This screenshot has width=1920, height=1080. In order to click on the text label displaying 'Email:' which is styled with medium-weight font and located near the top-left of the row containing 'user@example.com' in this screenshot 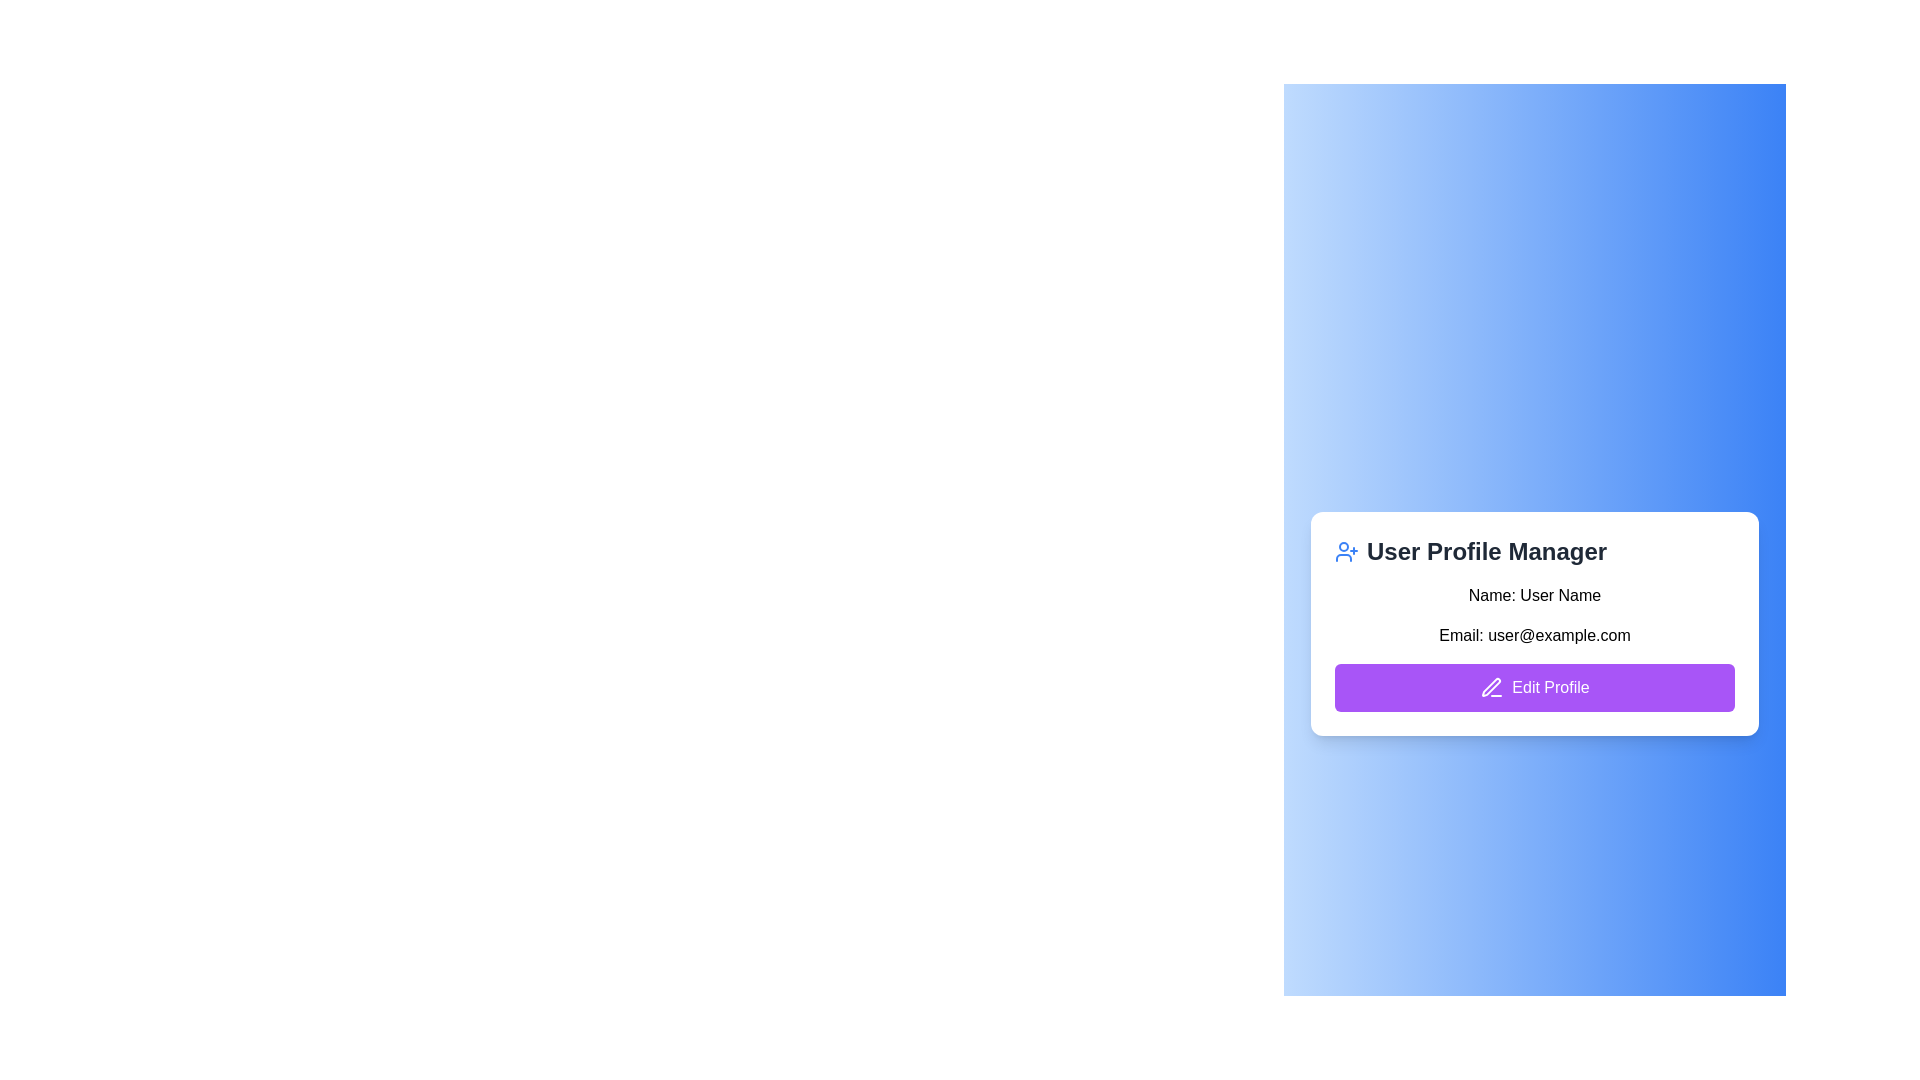, I will do `click(1461, 635)`.